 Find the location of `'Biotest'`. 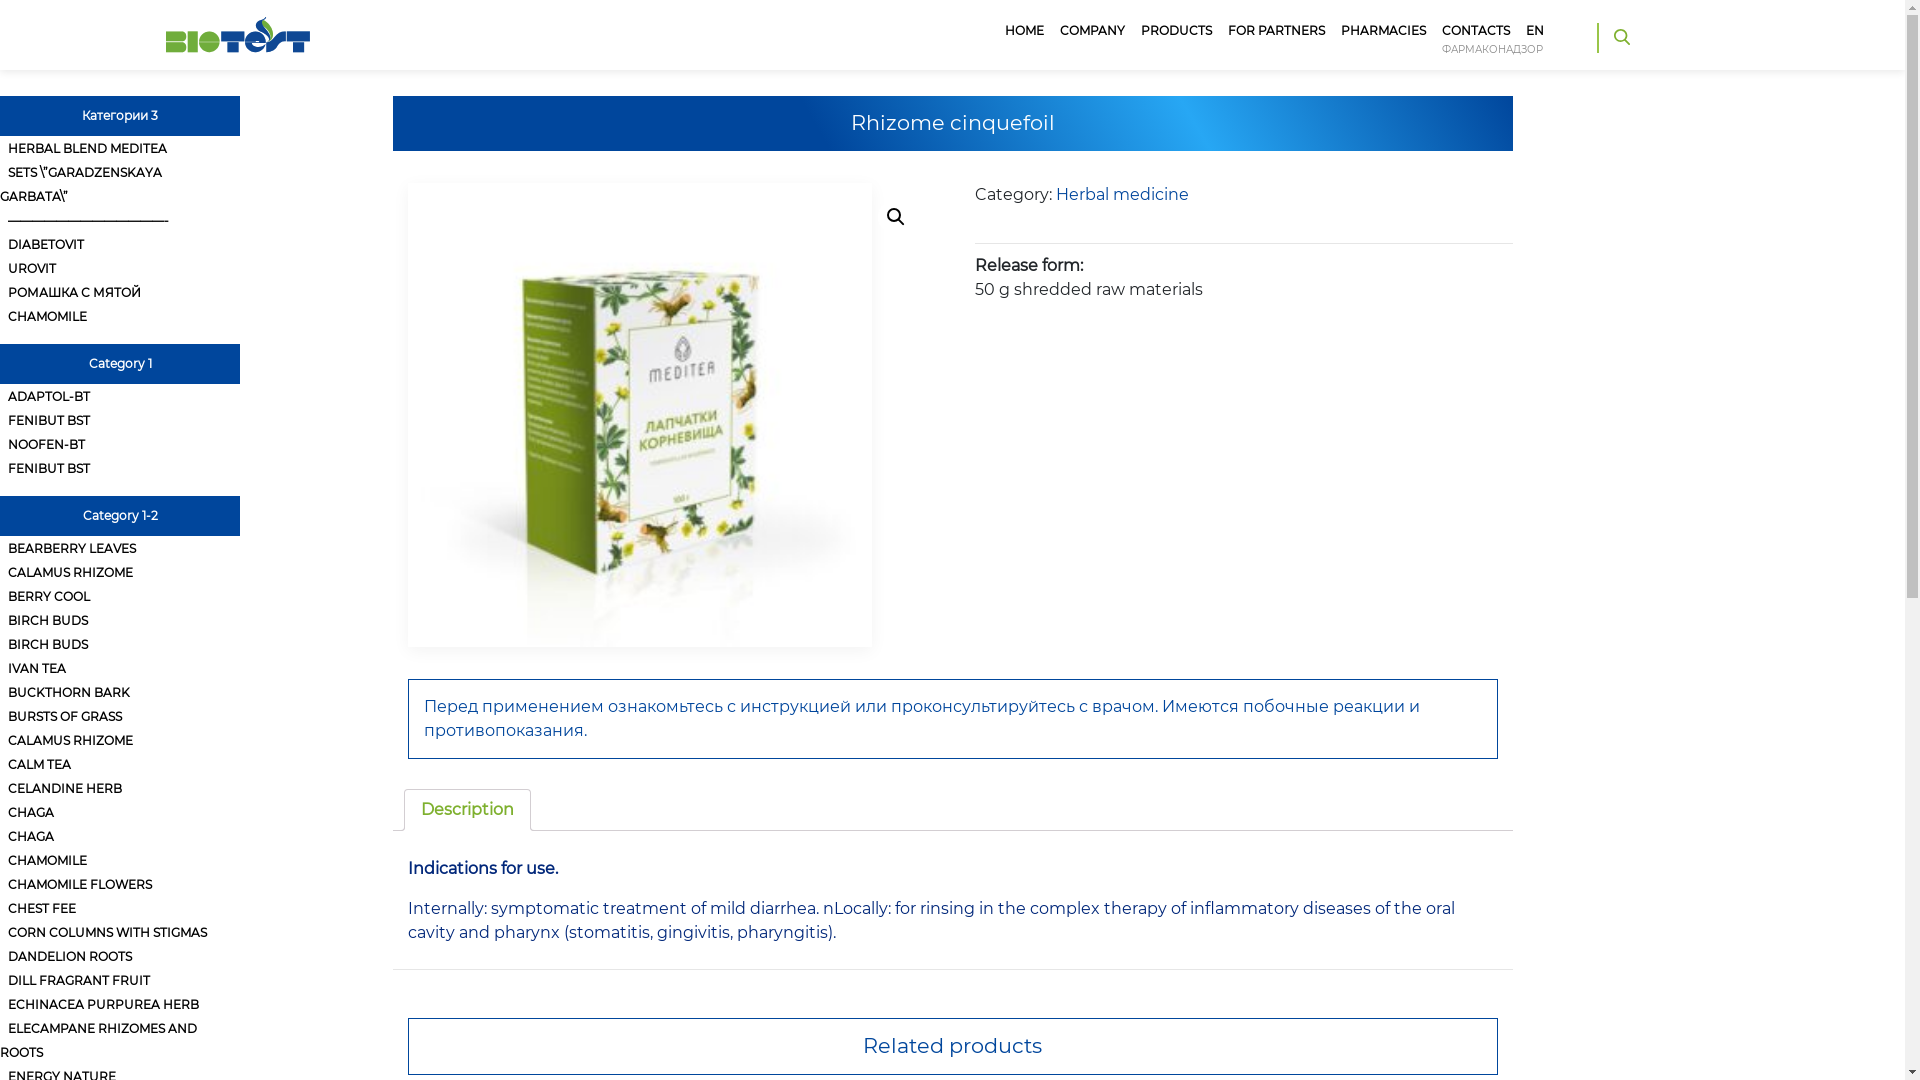

'Biotest' is located at coordinates (238, 18).